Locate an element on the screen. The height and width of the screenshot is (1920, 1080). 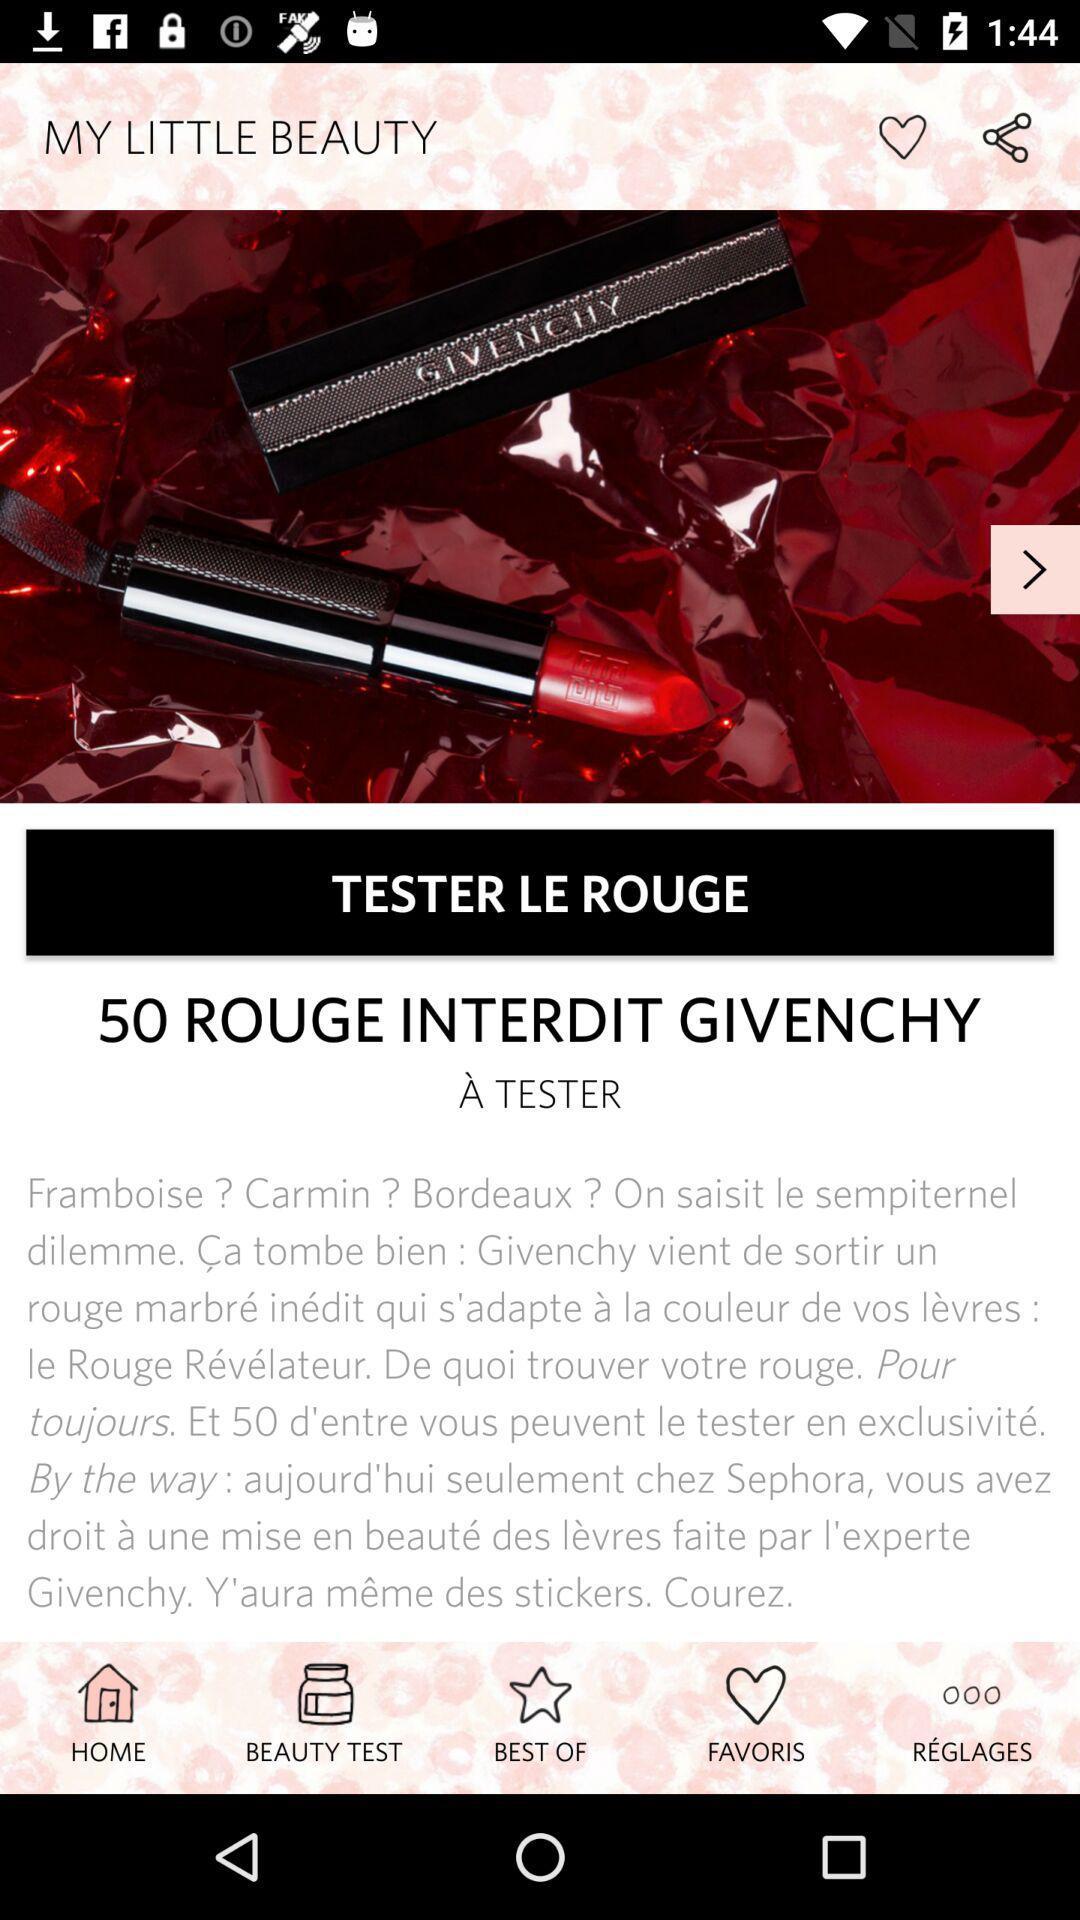
icon above tester le rouge item is located at coordinates (1035, 568).